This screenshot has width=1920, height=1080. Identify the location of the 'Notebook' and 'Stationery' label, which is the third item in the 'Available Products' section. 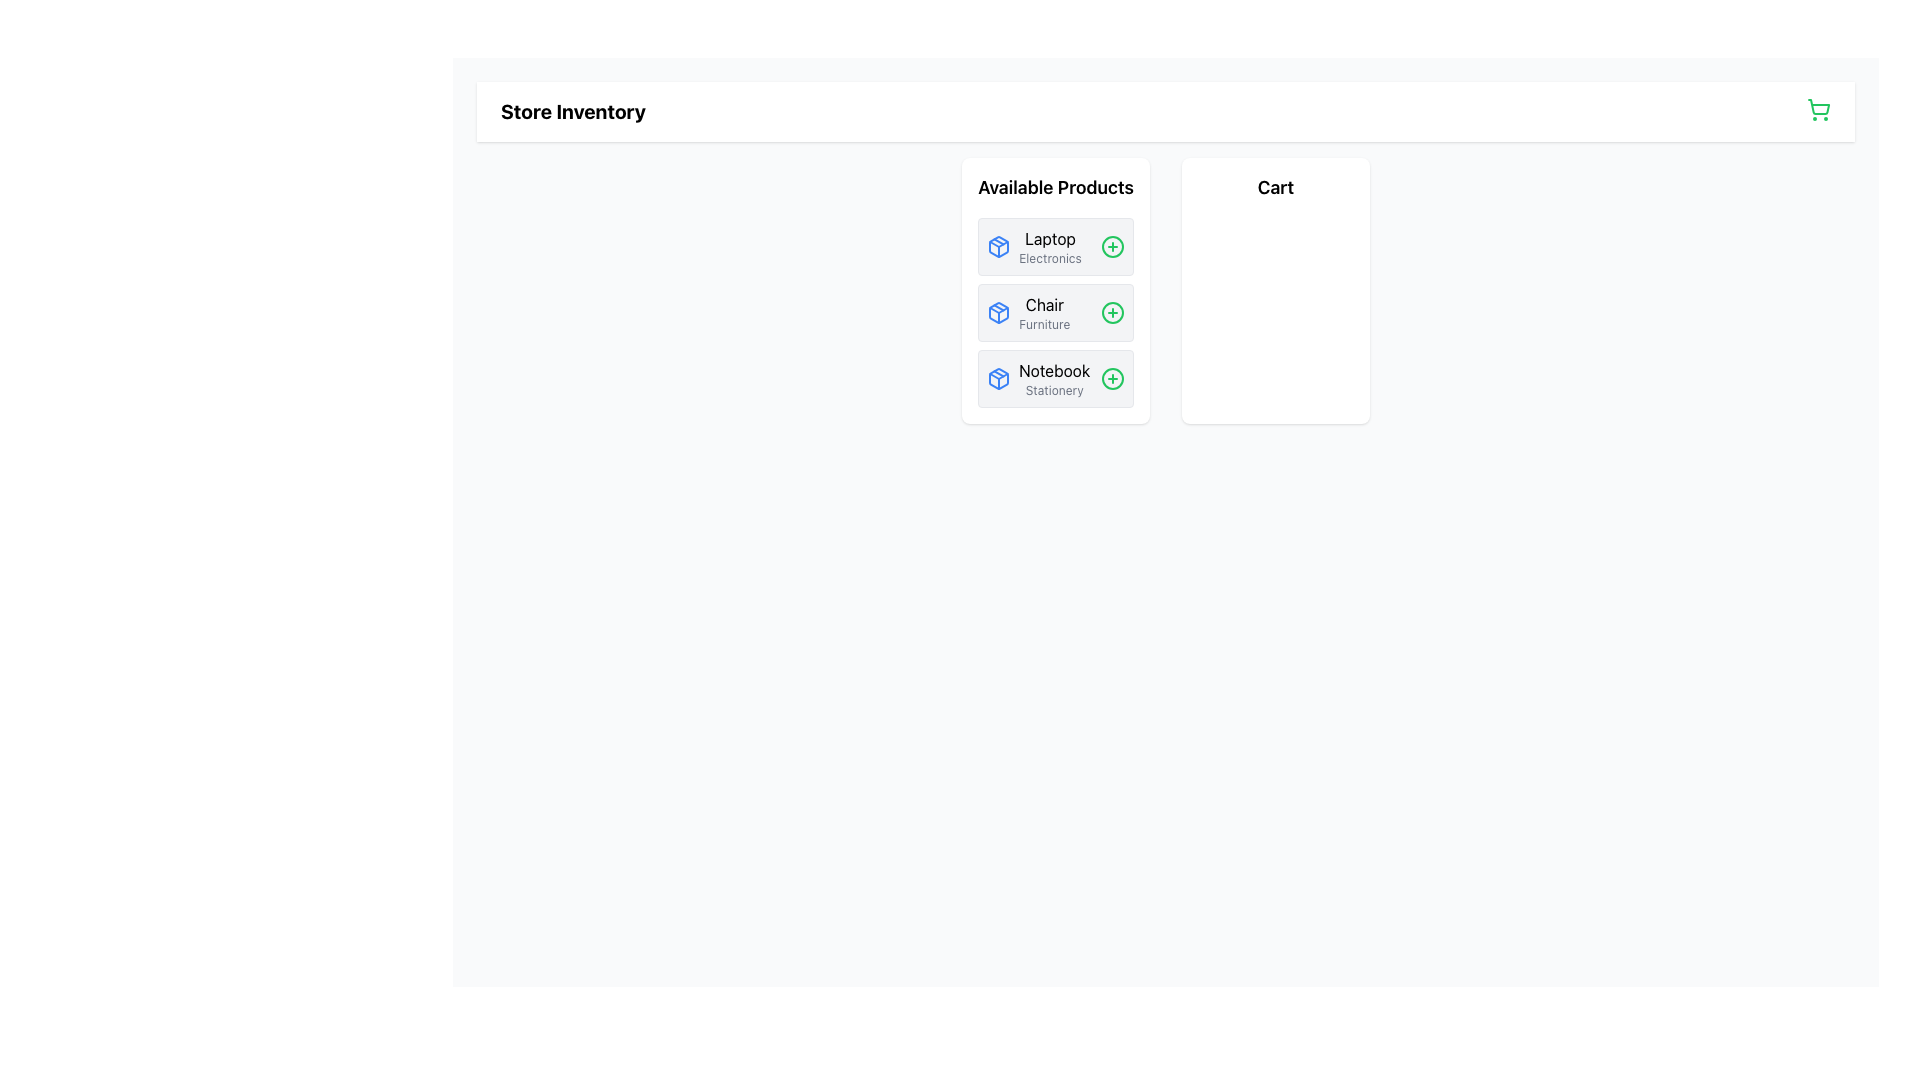
(1053, 378).